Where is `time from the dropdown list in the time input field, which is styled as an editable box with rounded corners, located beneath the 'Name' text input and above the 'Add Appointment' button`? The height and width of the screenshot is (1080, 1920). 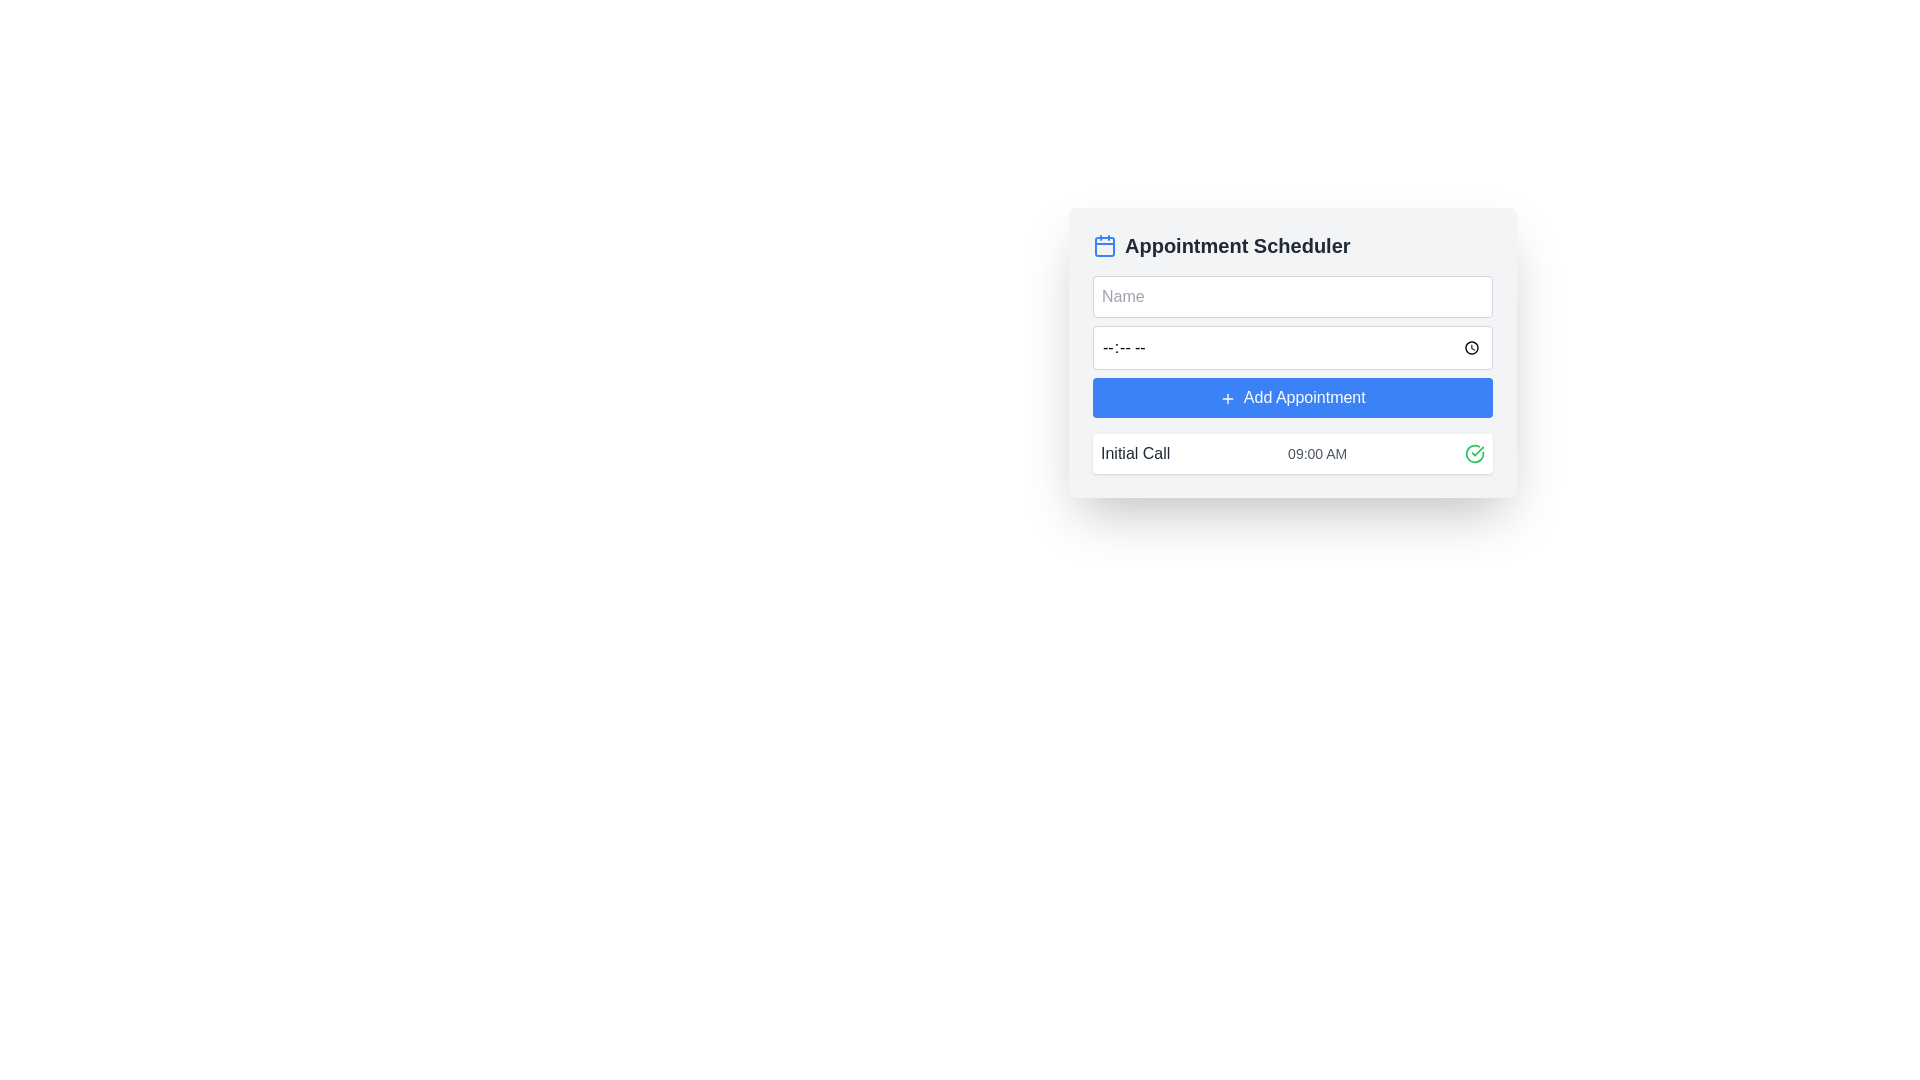 time from the dropdown list in the time input field, which is styled as an editable box with rounded corners, located beneath the 'Name' text input and above the 'Add Appointment' button is located at coordinates (1292, 346).